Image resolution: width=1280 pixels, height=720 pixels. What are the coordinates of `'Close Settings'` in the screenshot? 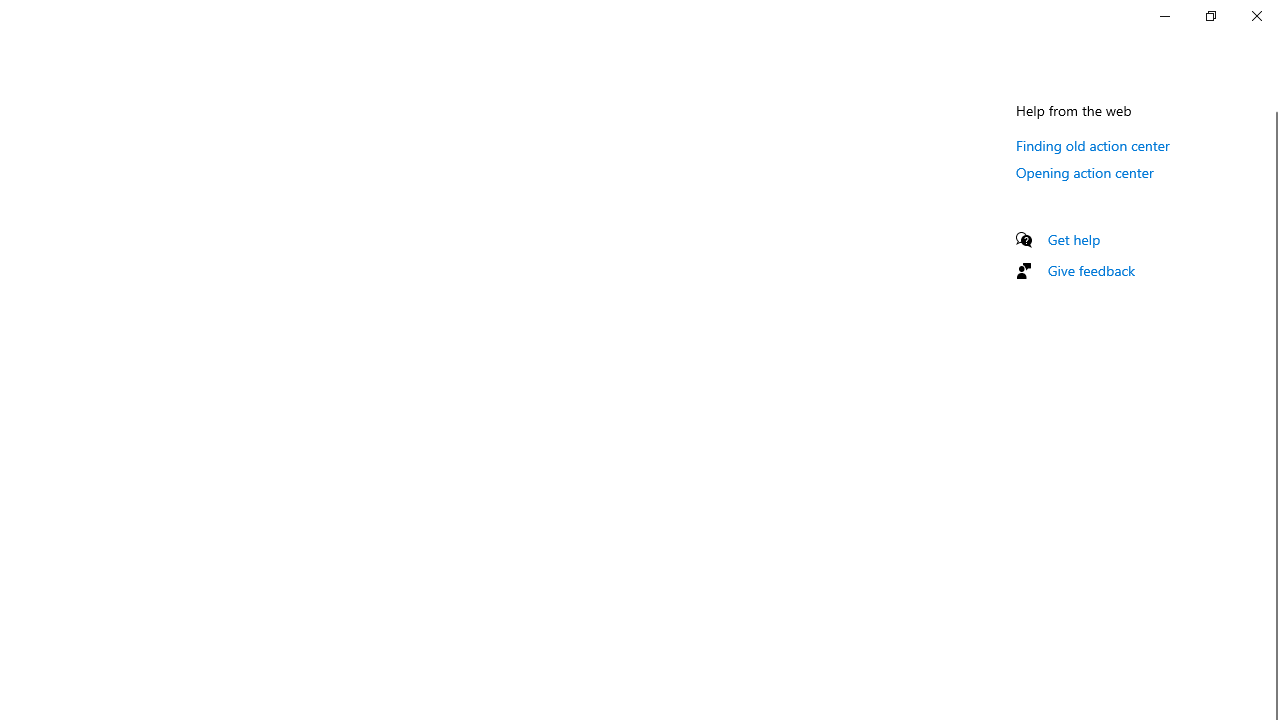 It's located at (1255, 15).